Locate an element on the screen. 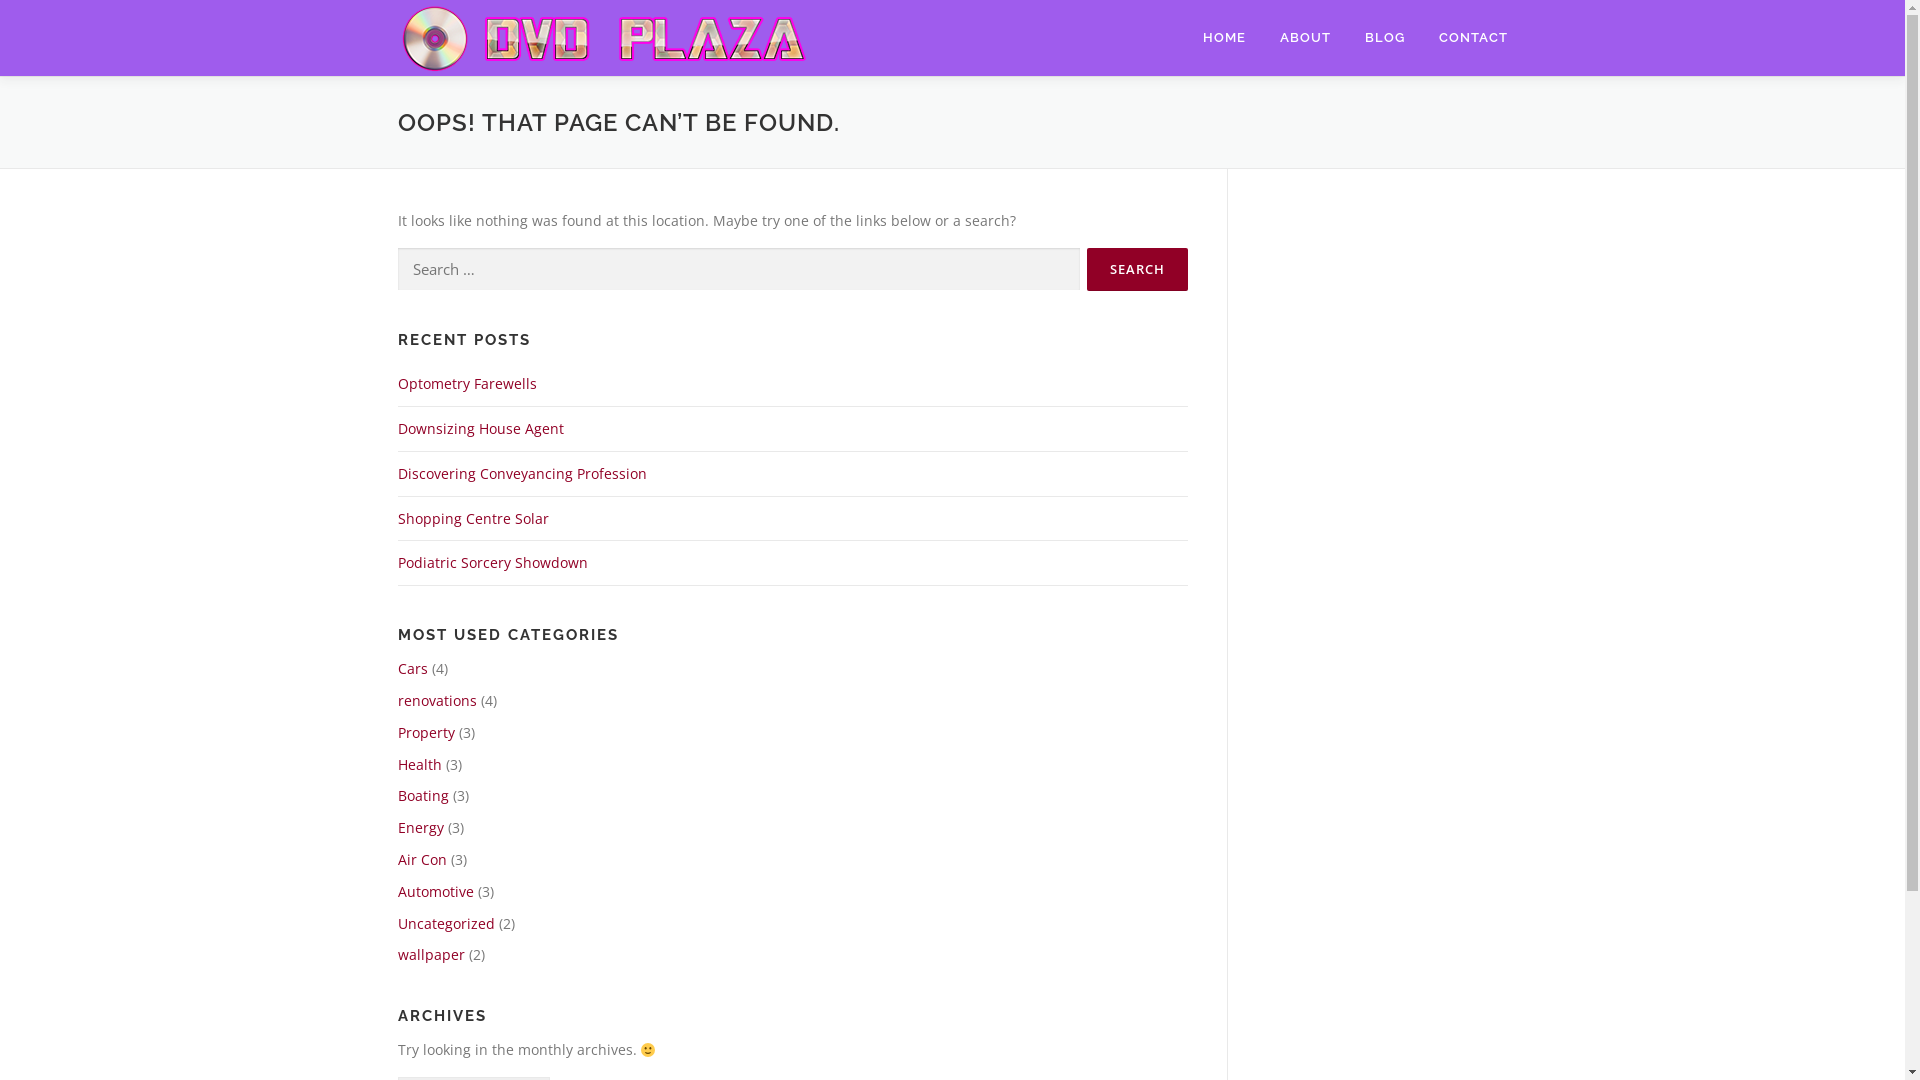 The width and height of the screenshot is (1920, 1080). 'Air Con' is located at coordinates (421, 858).